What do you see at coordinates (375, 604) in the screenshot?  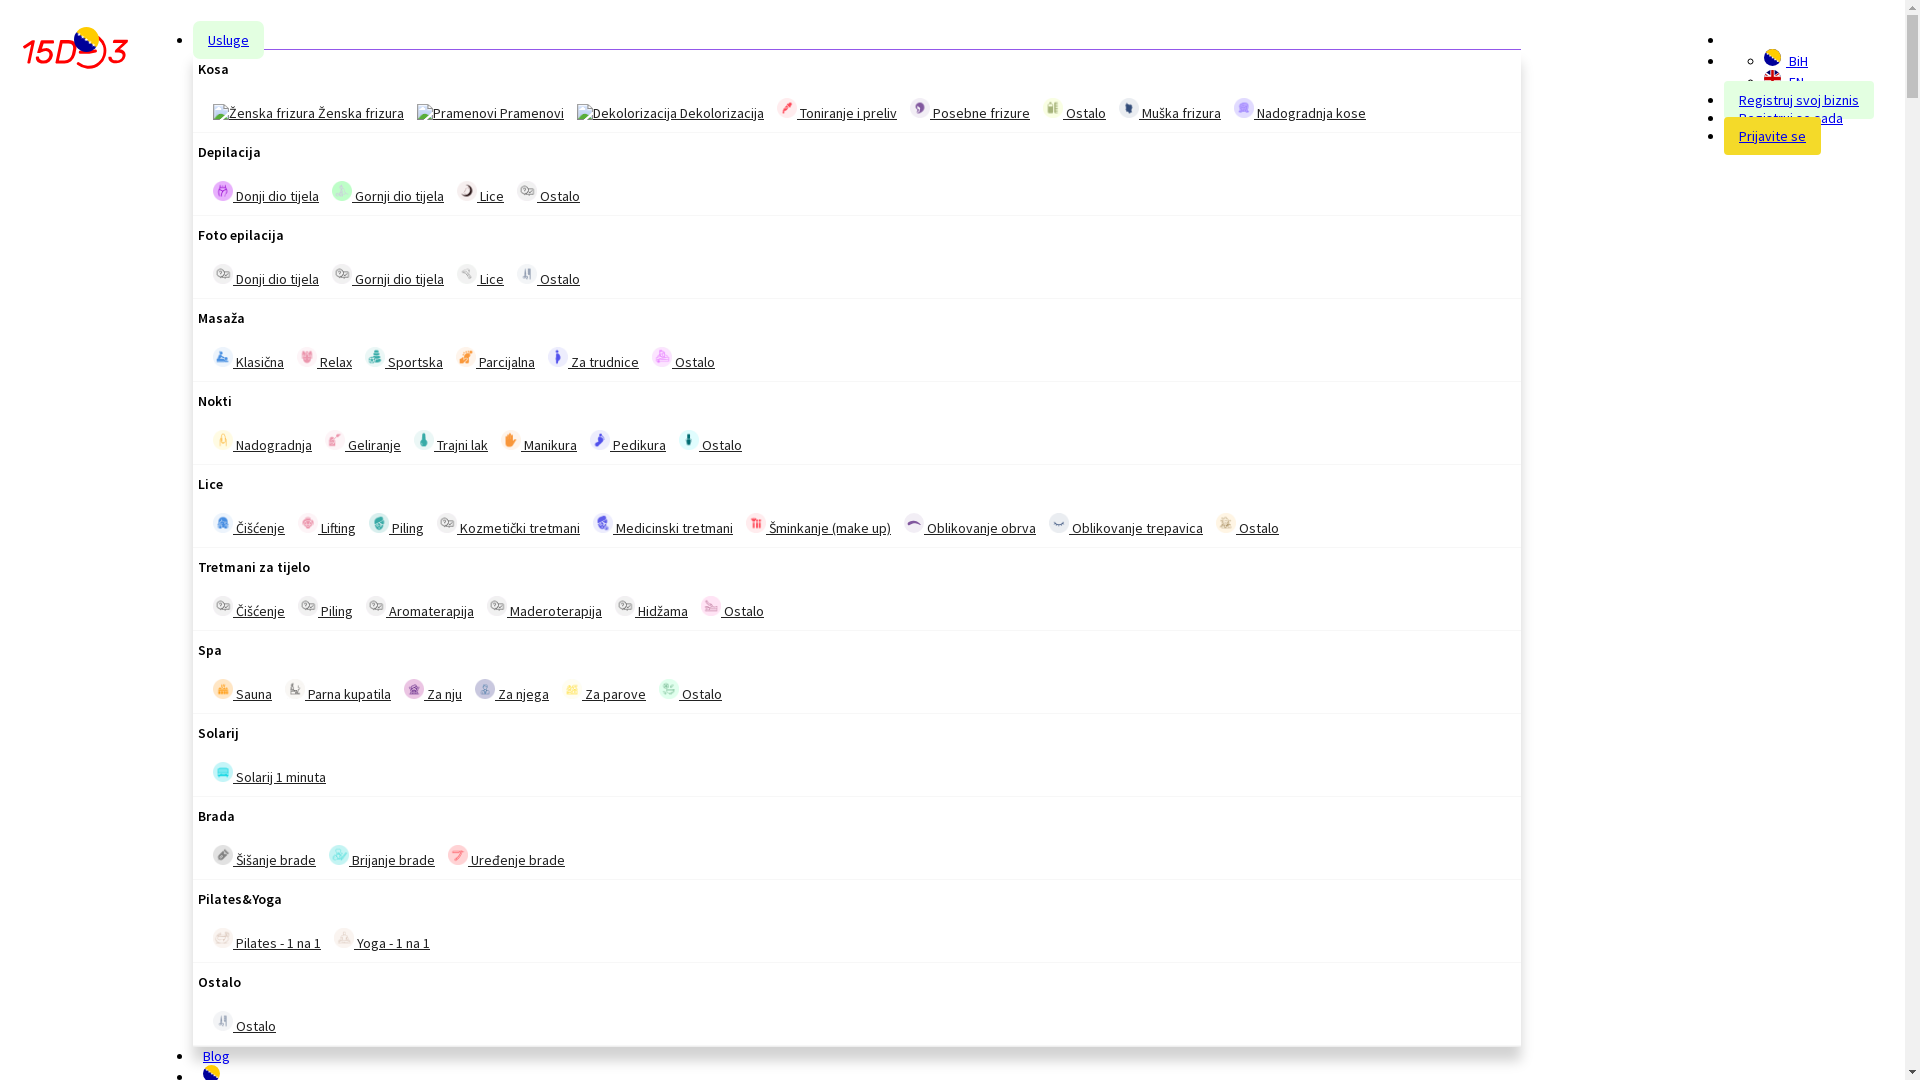 I see `'Aromaterapija'` at bounding box center [375, 604].